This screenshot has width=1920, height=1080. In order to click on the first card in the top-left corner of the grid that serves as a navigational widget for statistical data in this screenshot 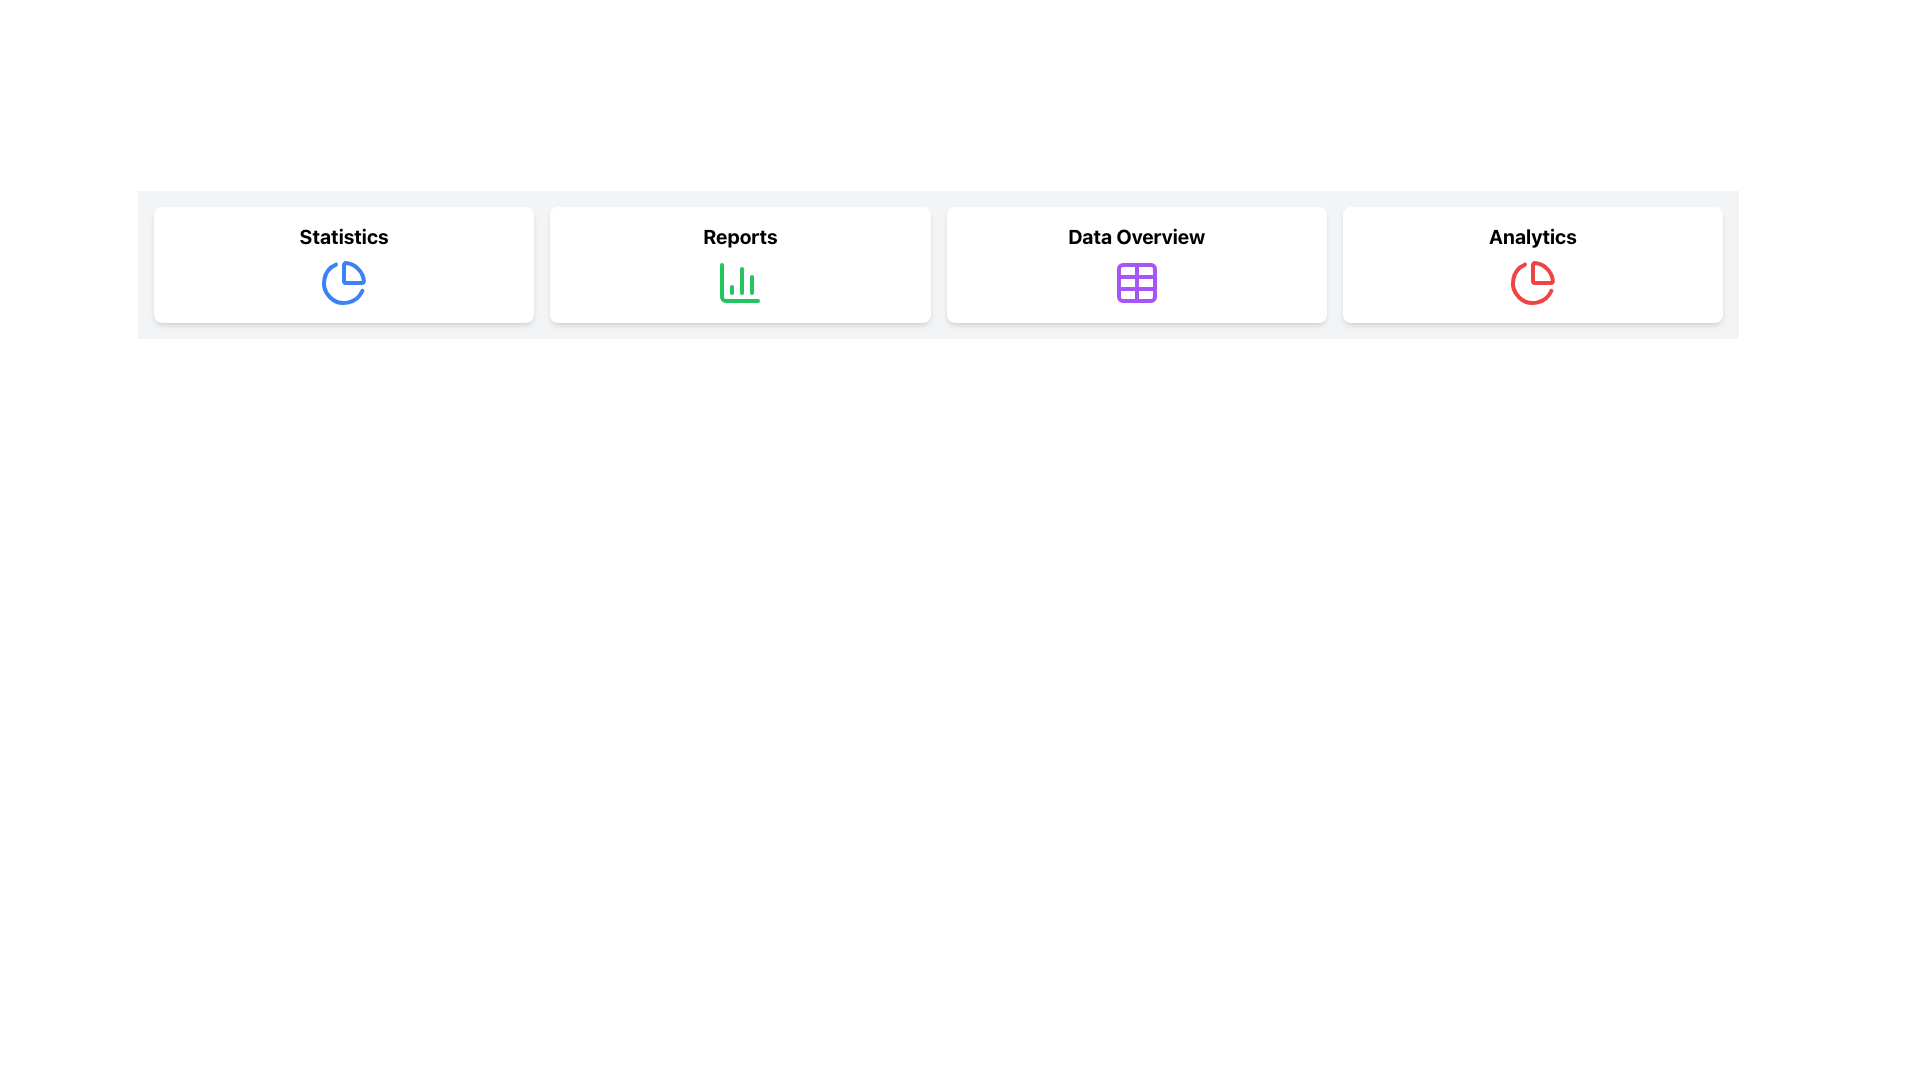, I will do `click(344, 264)`.